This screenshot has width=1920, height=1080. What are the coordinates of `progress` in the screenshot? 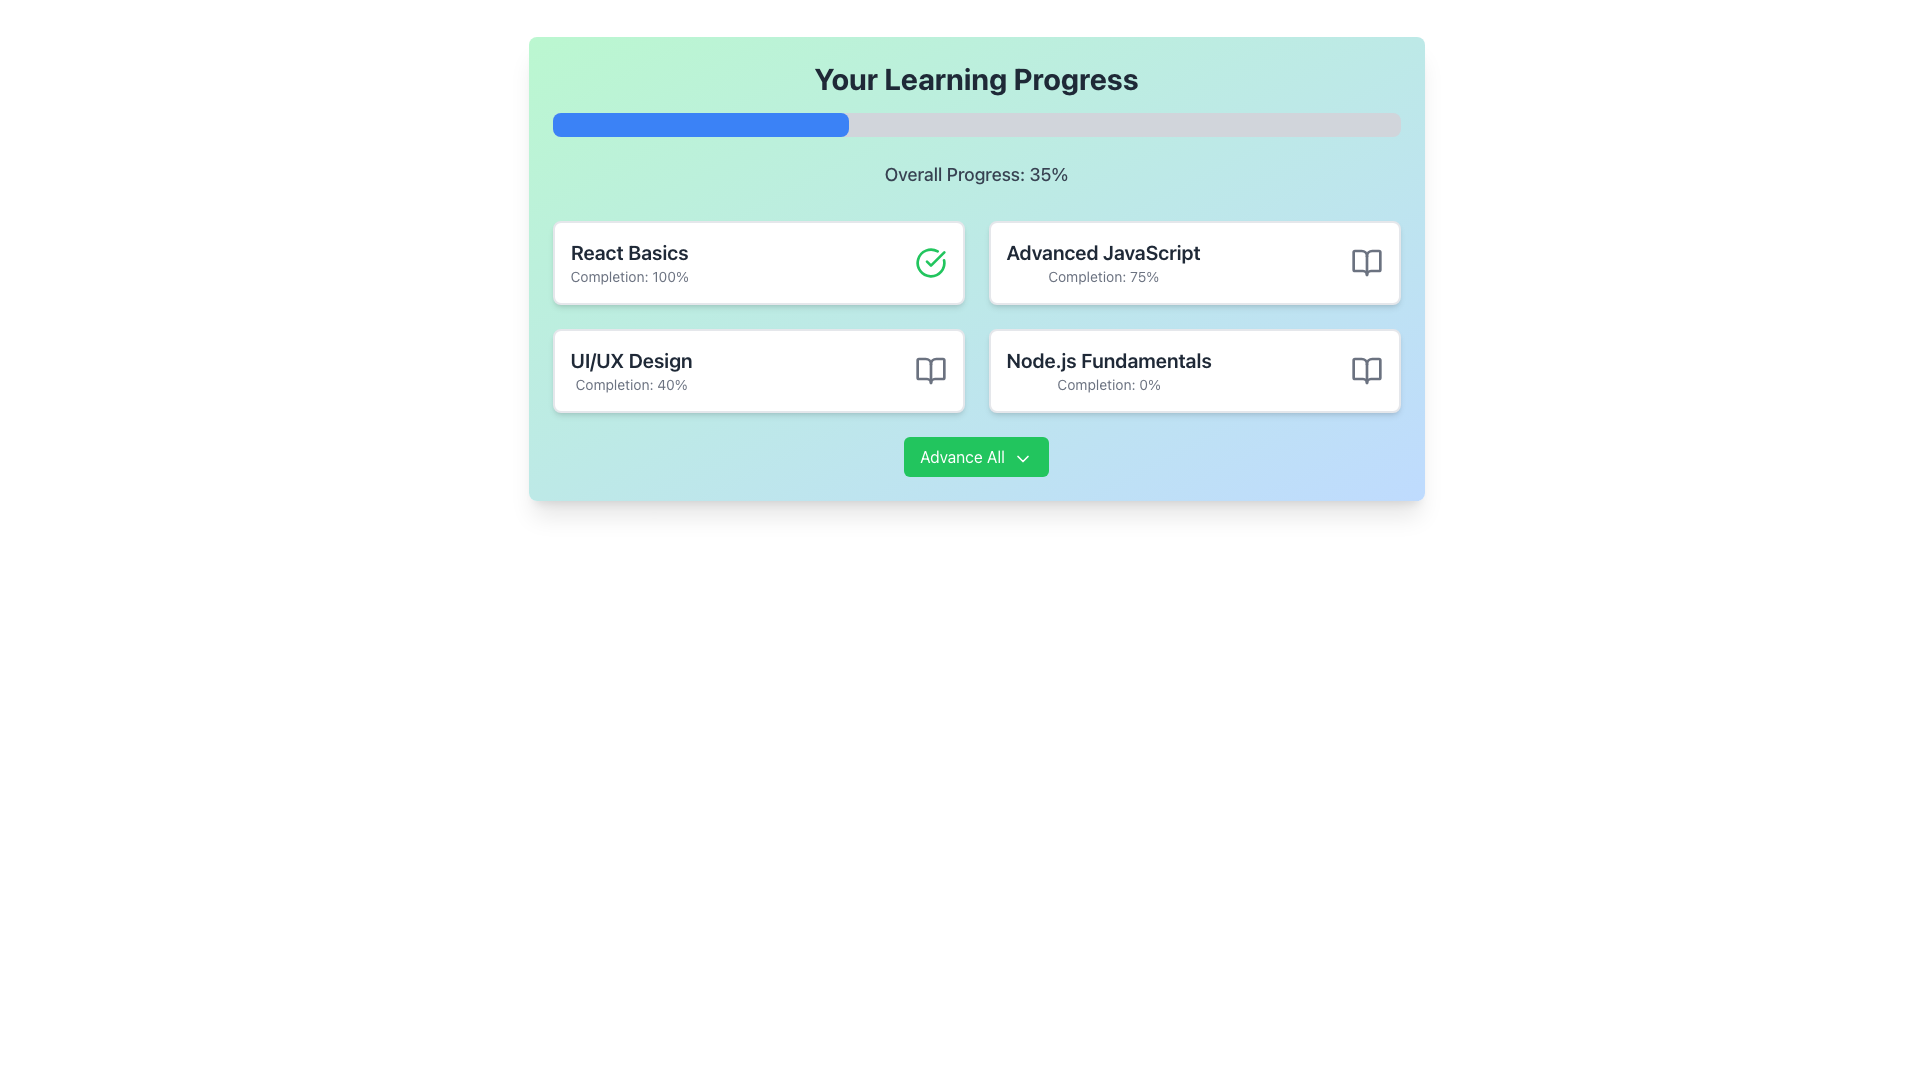 It's located at (654, 124).